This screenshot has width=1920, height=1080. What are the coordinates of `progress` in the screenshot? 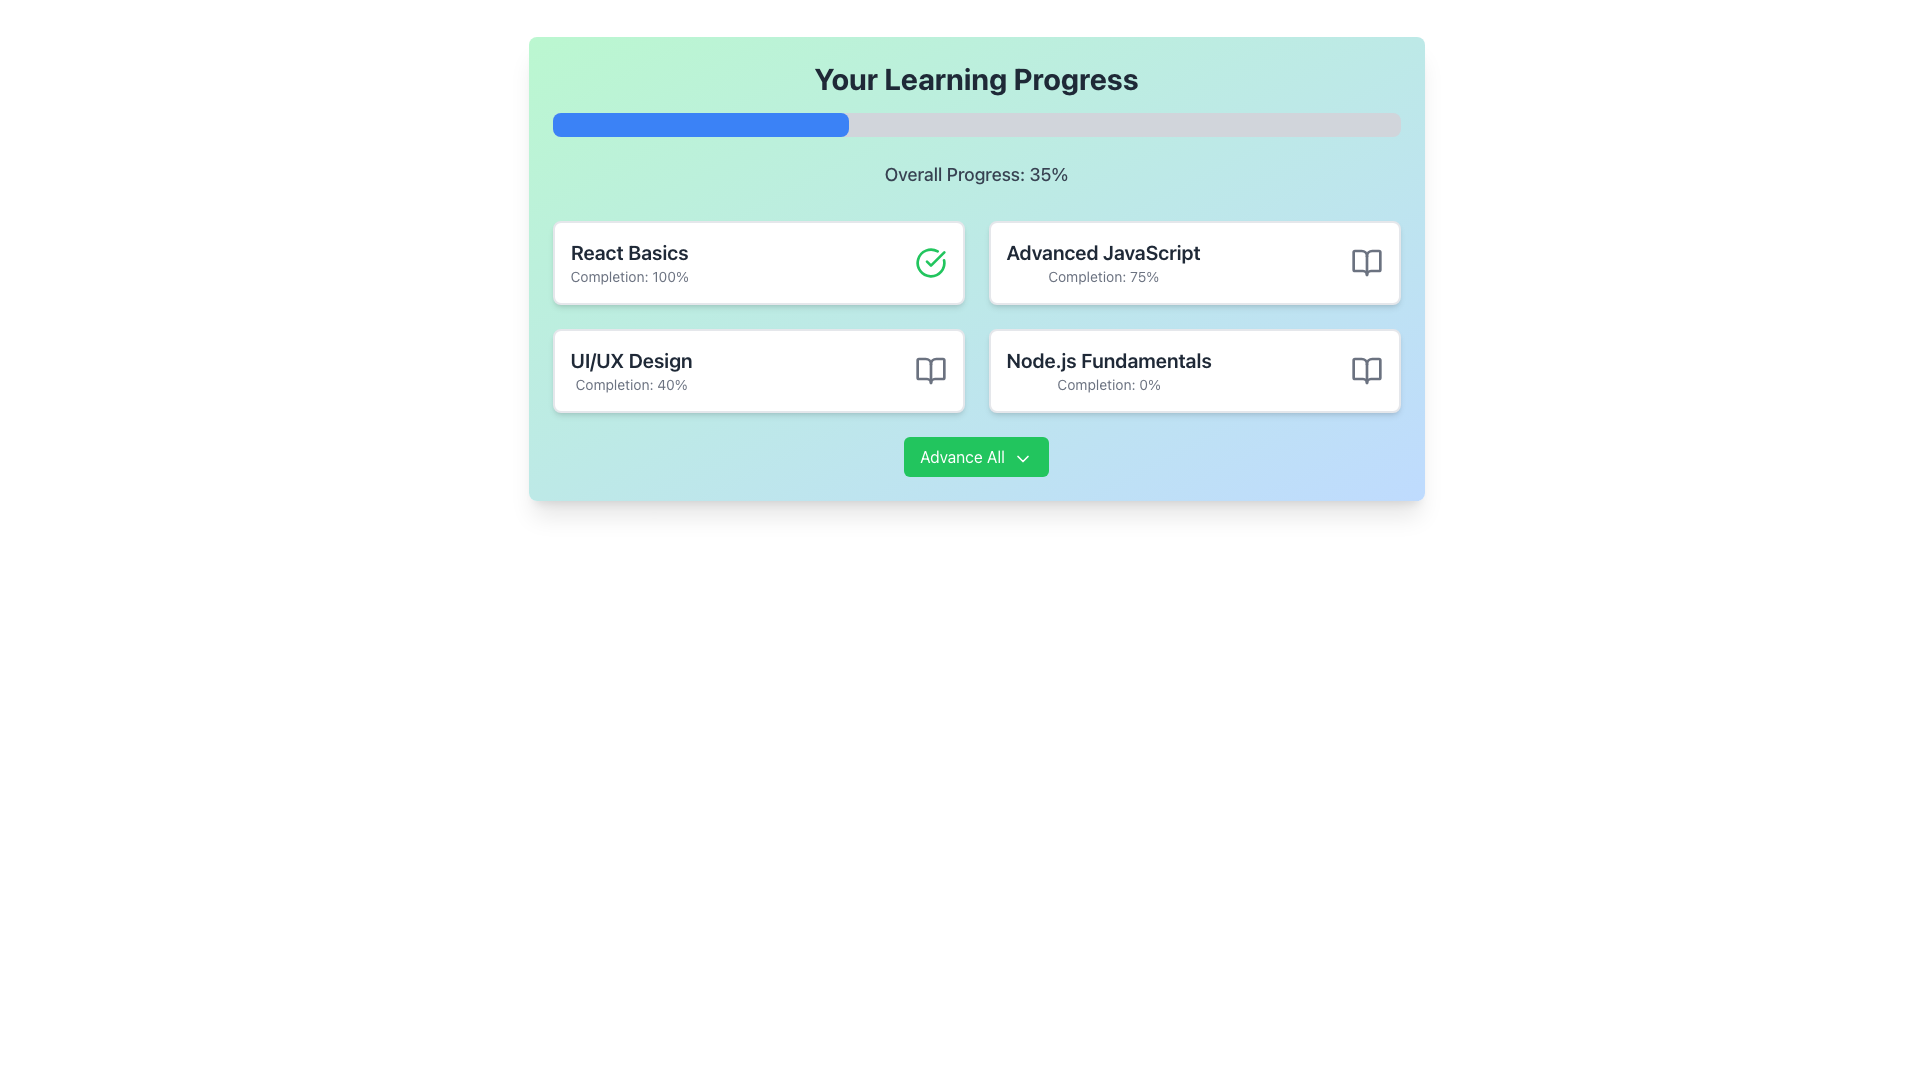 It's located at (654, 124).